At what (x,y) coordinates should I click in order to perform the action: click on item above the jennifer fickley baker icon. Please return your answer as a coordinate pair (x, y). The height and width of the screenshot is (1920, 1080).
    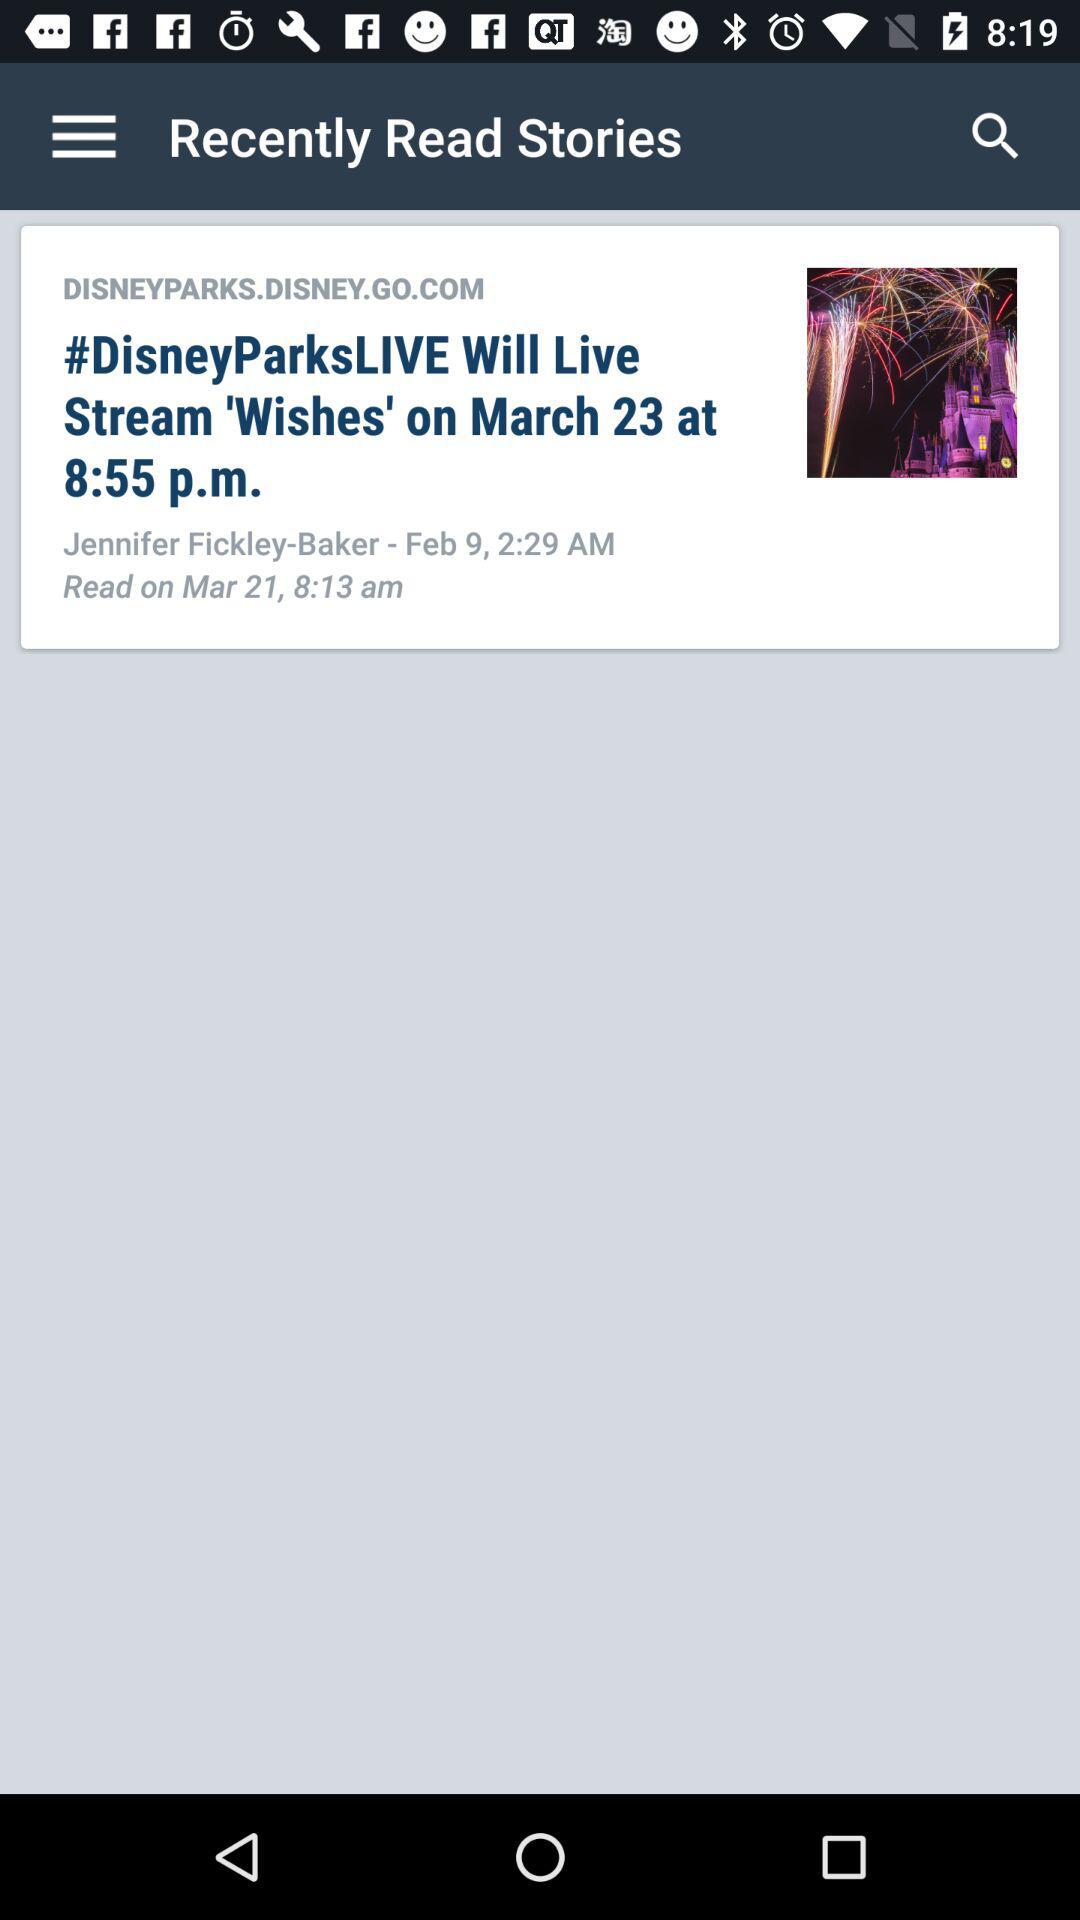
    Looking at the image, I should click on (412, 413).